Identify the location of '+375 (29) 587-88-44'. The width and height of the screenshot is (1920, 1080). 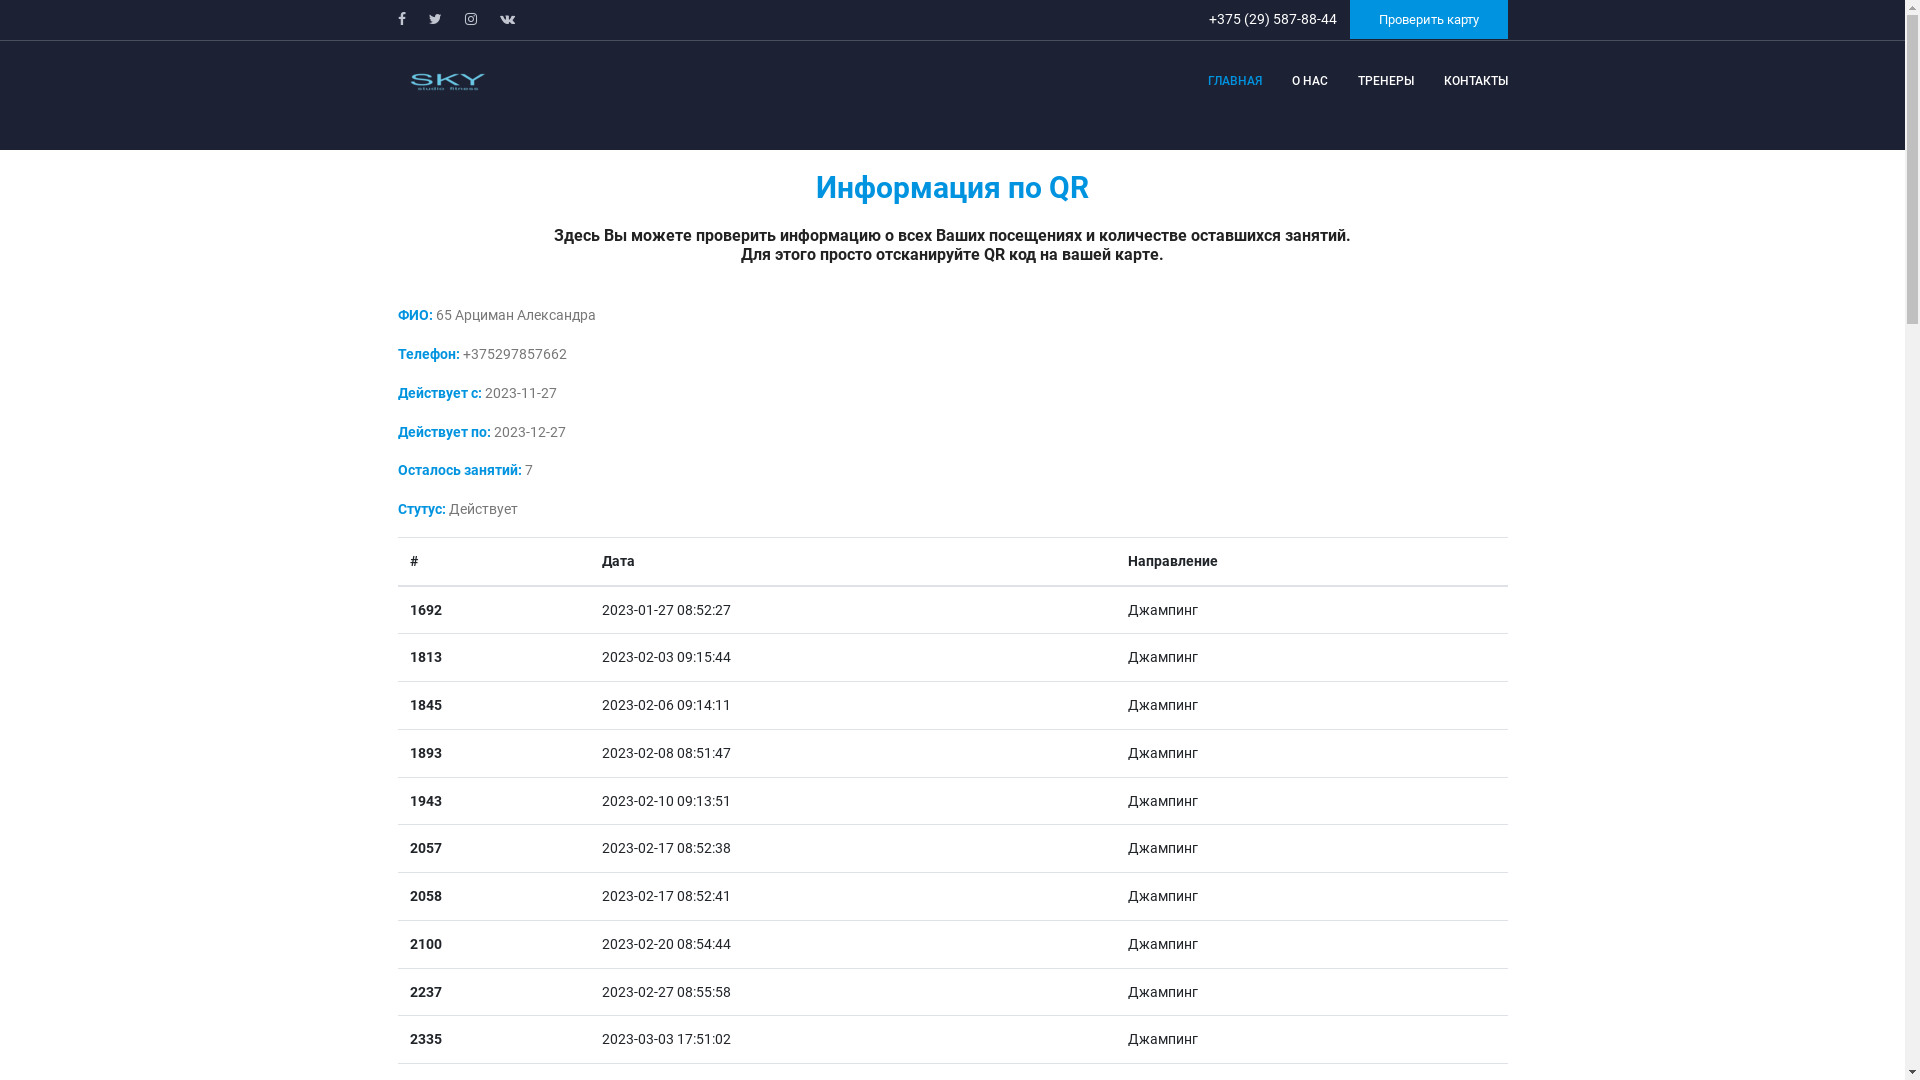
(1272, 19).